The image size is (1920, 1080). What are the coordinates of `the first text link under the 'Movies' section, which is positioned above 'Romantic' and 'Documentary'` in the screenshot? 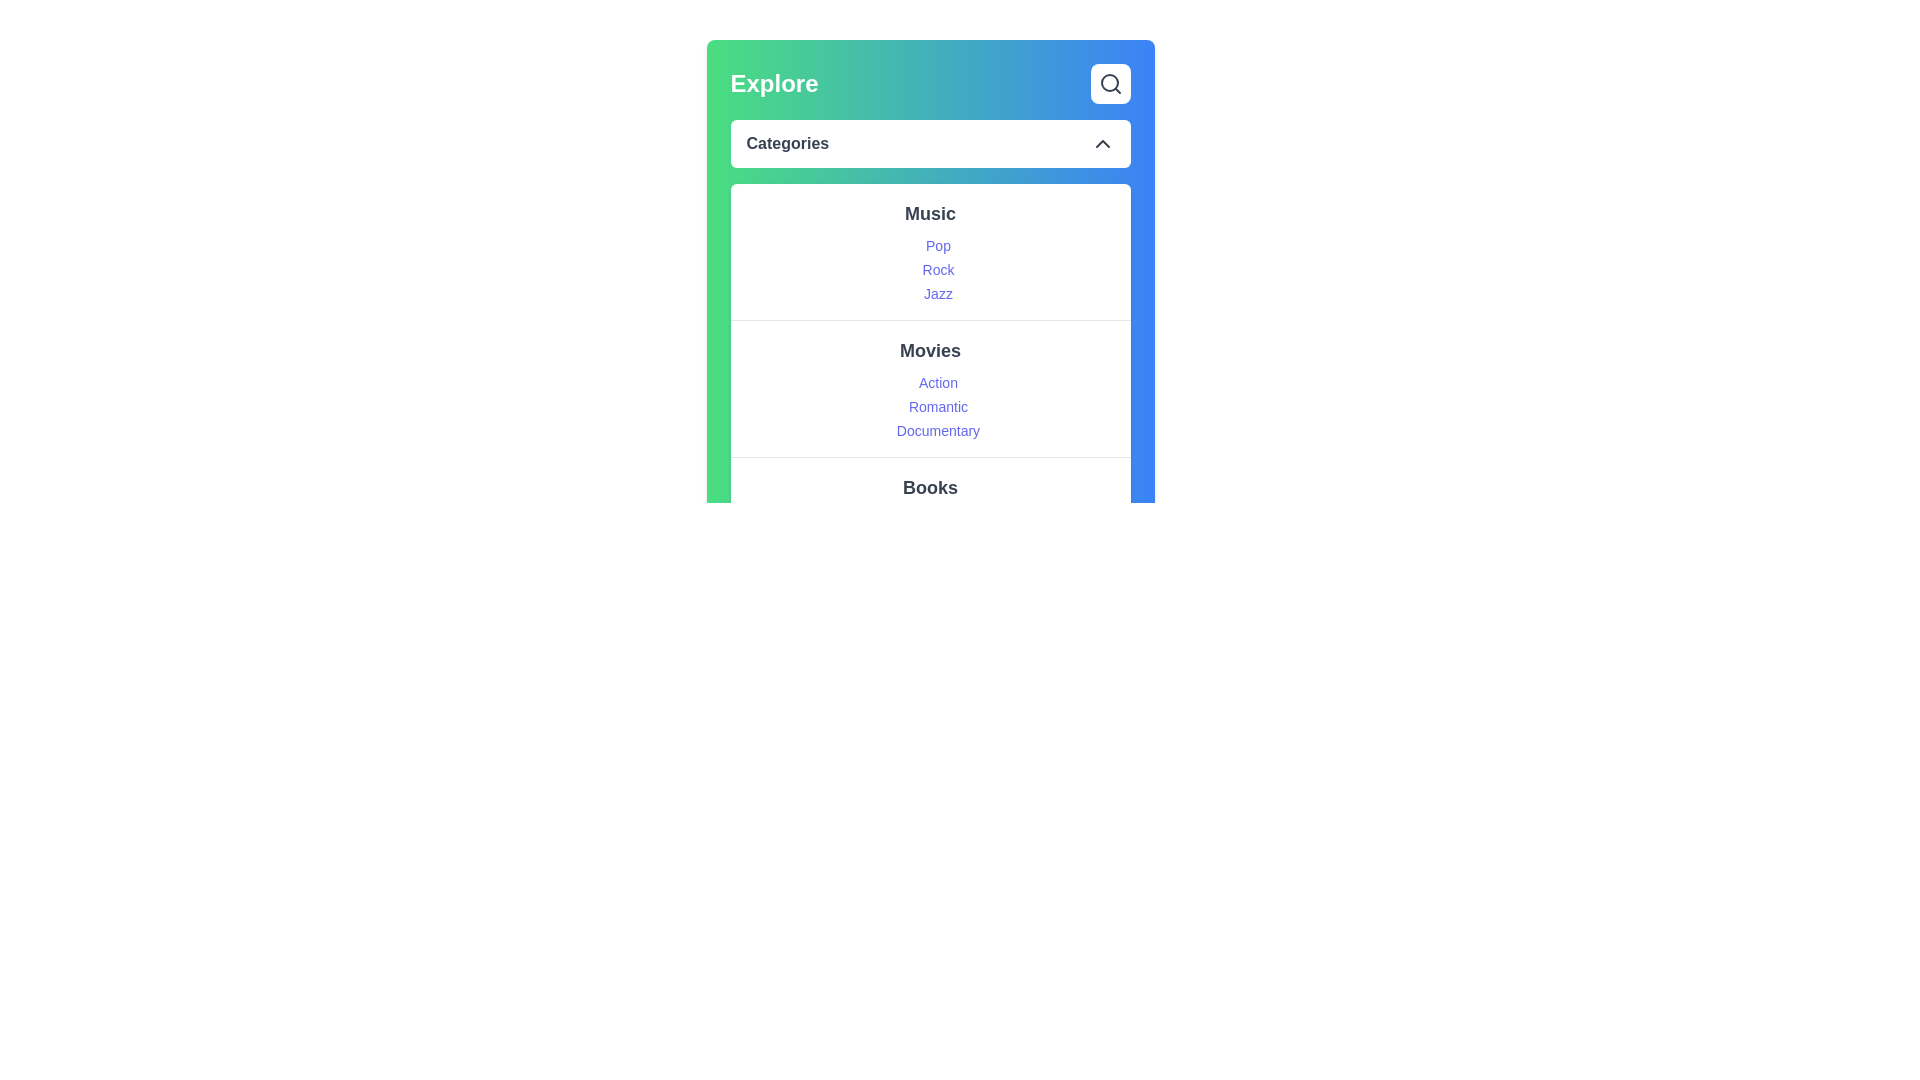 It's located at (937, 382).